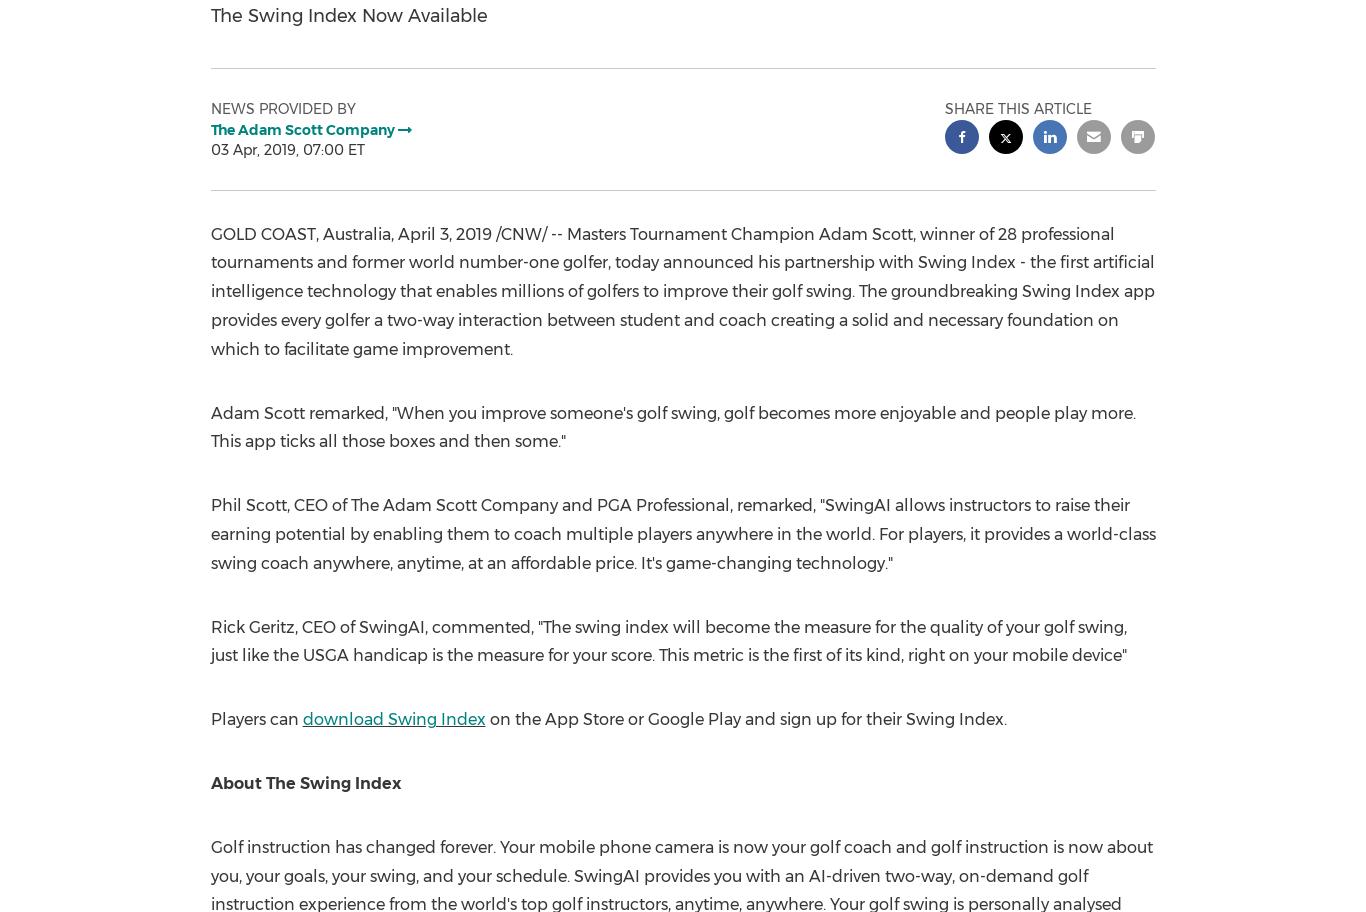 The image size is (1366, 912). What do you see at coordinates (305, 782) in the screenshot?
I see `'About The Swing Index'` at bounding box center [305, 782].